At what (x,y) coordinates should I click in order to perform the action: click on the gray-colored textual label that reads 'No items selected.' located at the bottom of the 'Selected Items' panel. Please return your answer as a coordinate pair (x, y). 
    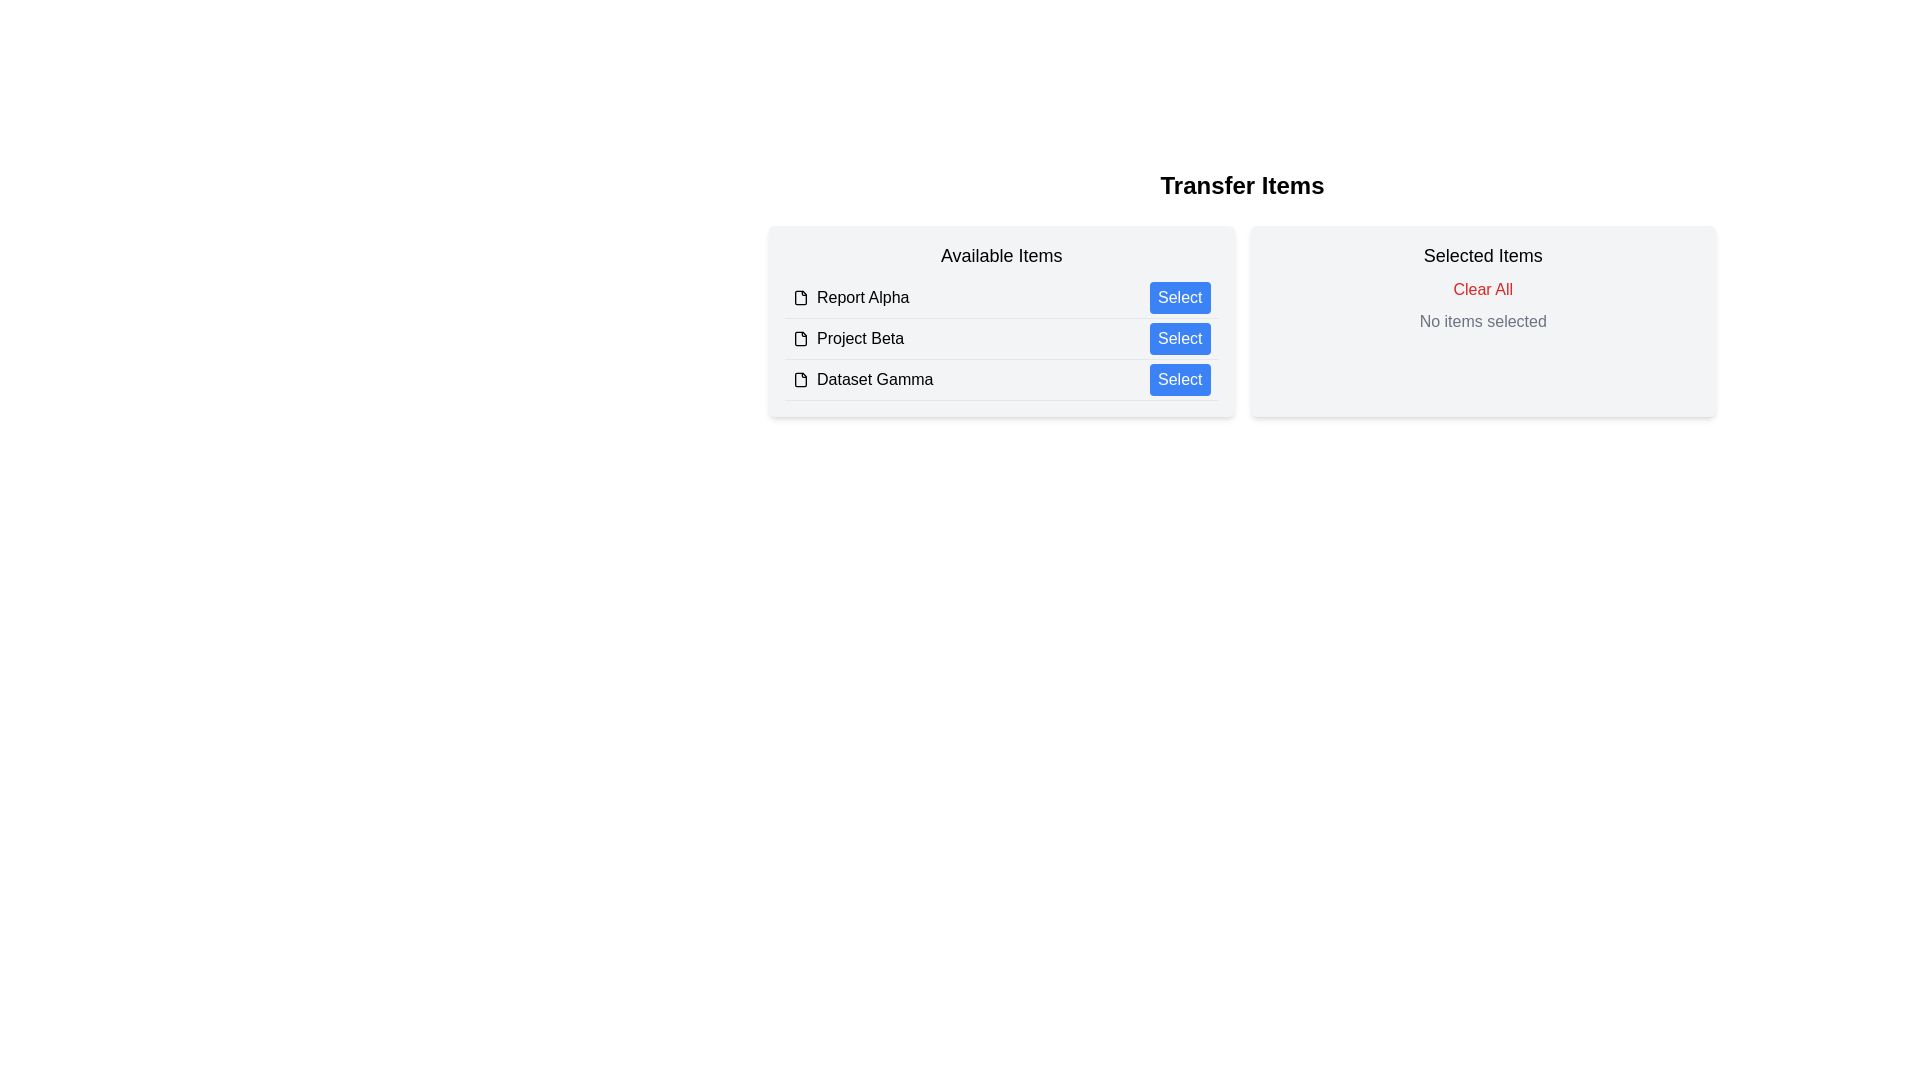
    Looking at the image, I should click on (1483, 320).